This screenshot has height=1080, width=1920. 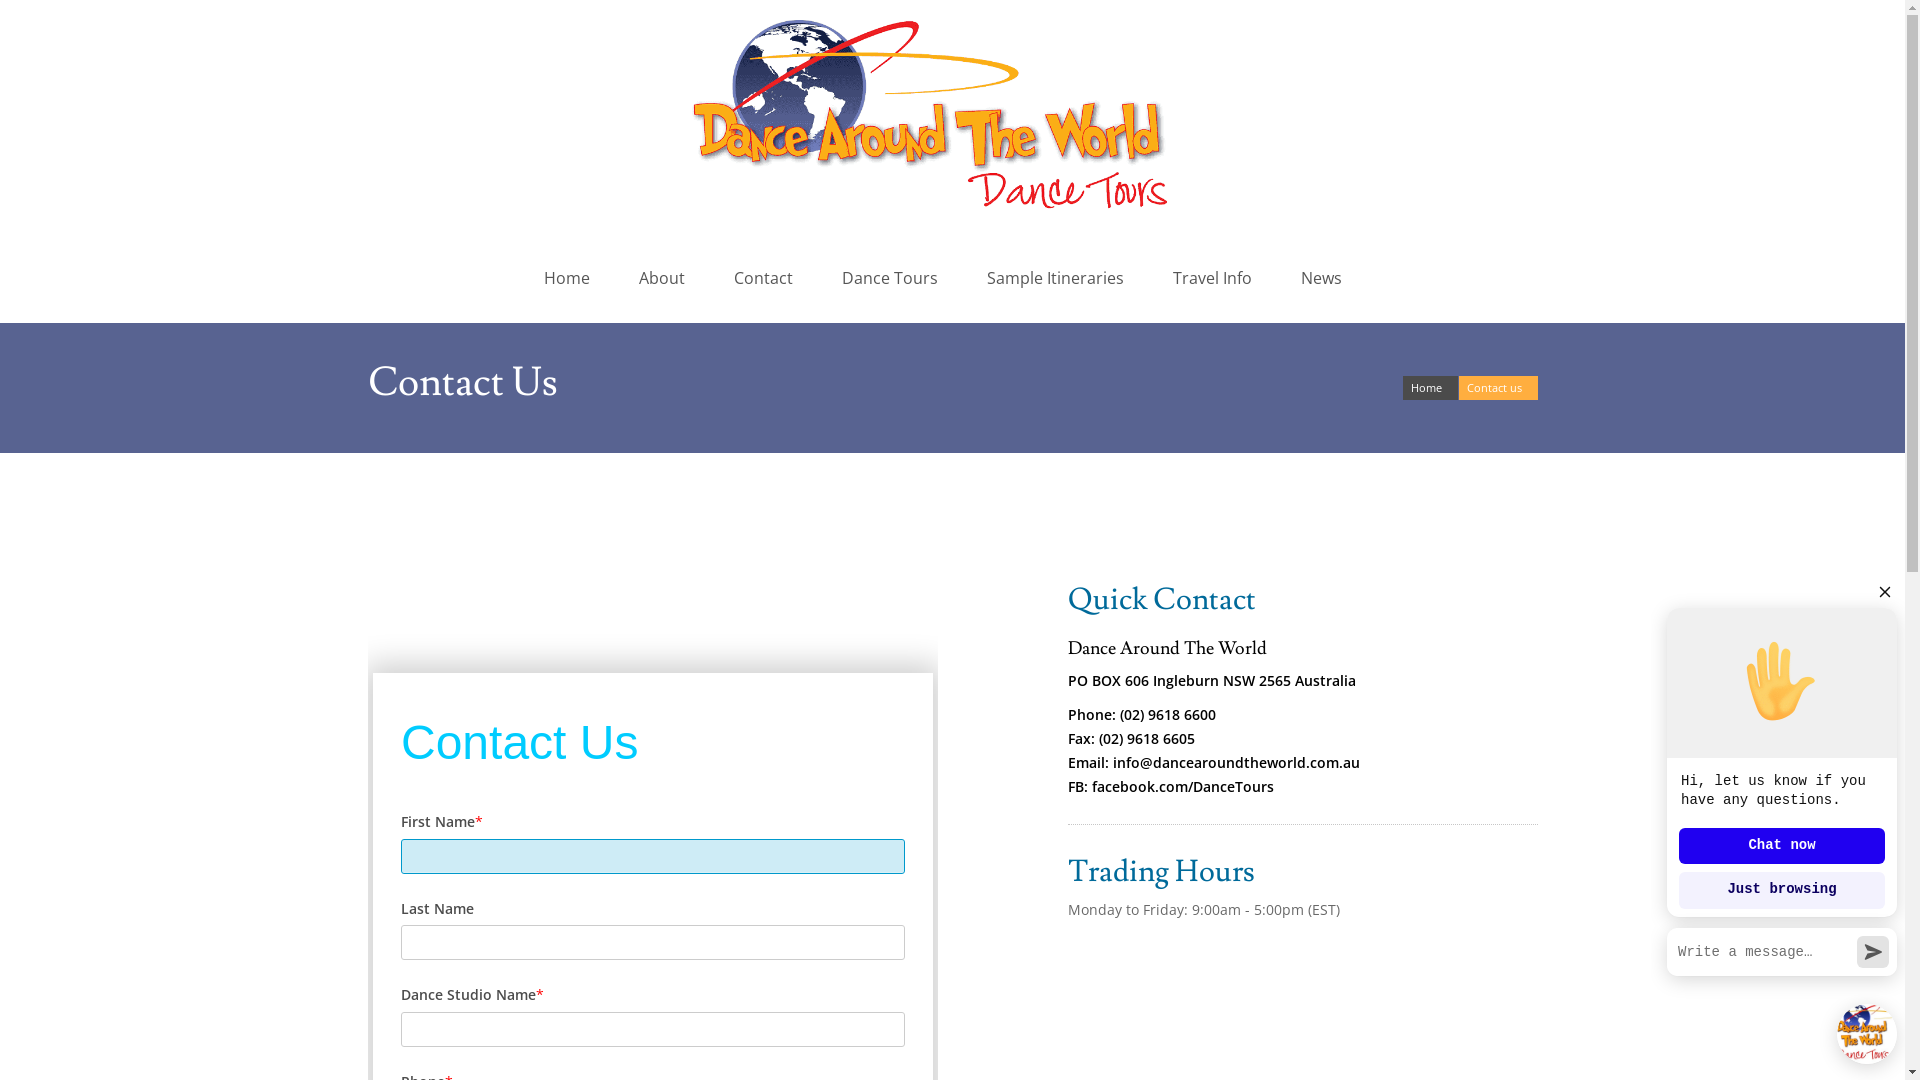 I want to click on 'Home', so click(x=569, y=277).